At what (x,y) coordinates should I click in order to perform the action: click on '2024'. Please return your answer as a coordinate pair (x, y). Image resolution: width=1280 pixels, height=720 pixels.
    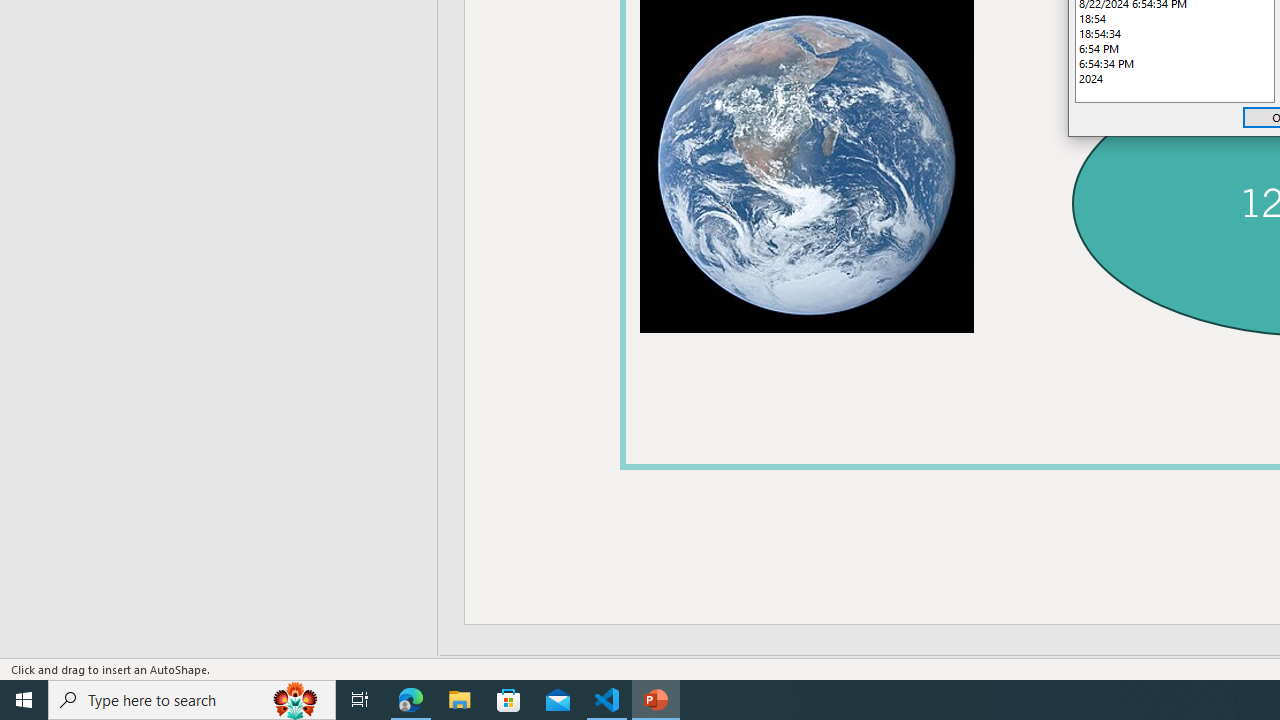
    Looking at the image, I should click on (1175, 77).